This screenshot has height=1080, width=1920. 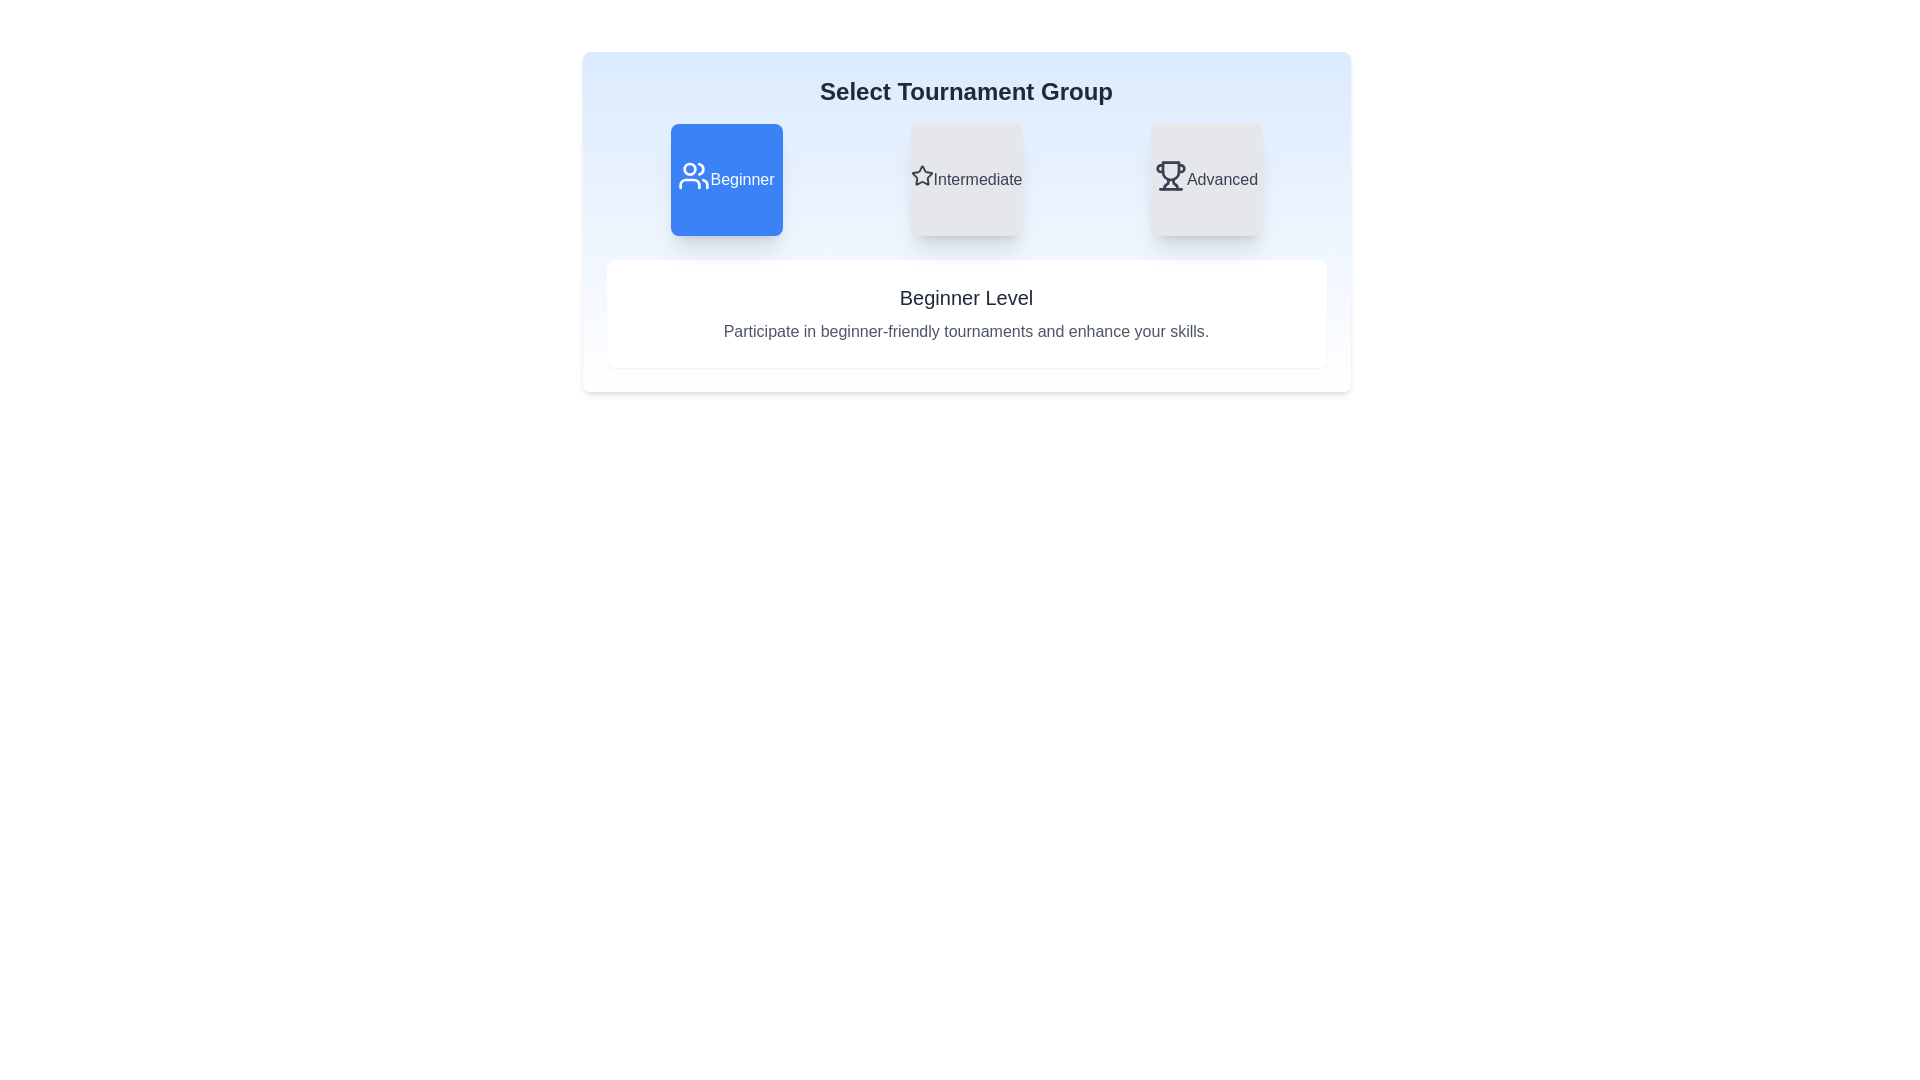 I want to click on the selectable button options in the 'Select Tournament Group' section, so click(x=966, y=180).